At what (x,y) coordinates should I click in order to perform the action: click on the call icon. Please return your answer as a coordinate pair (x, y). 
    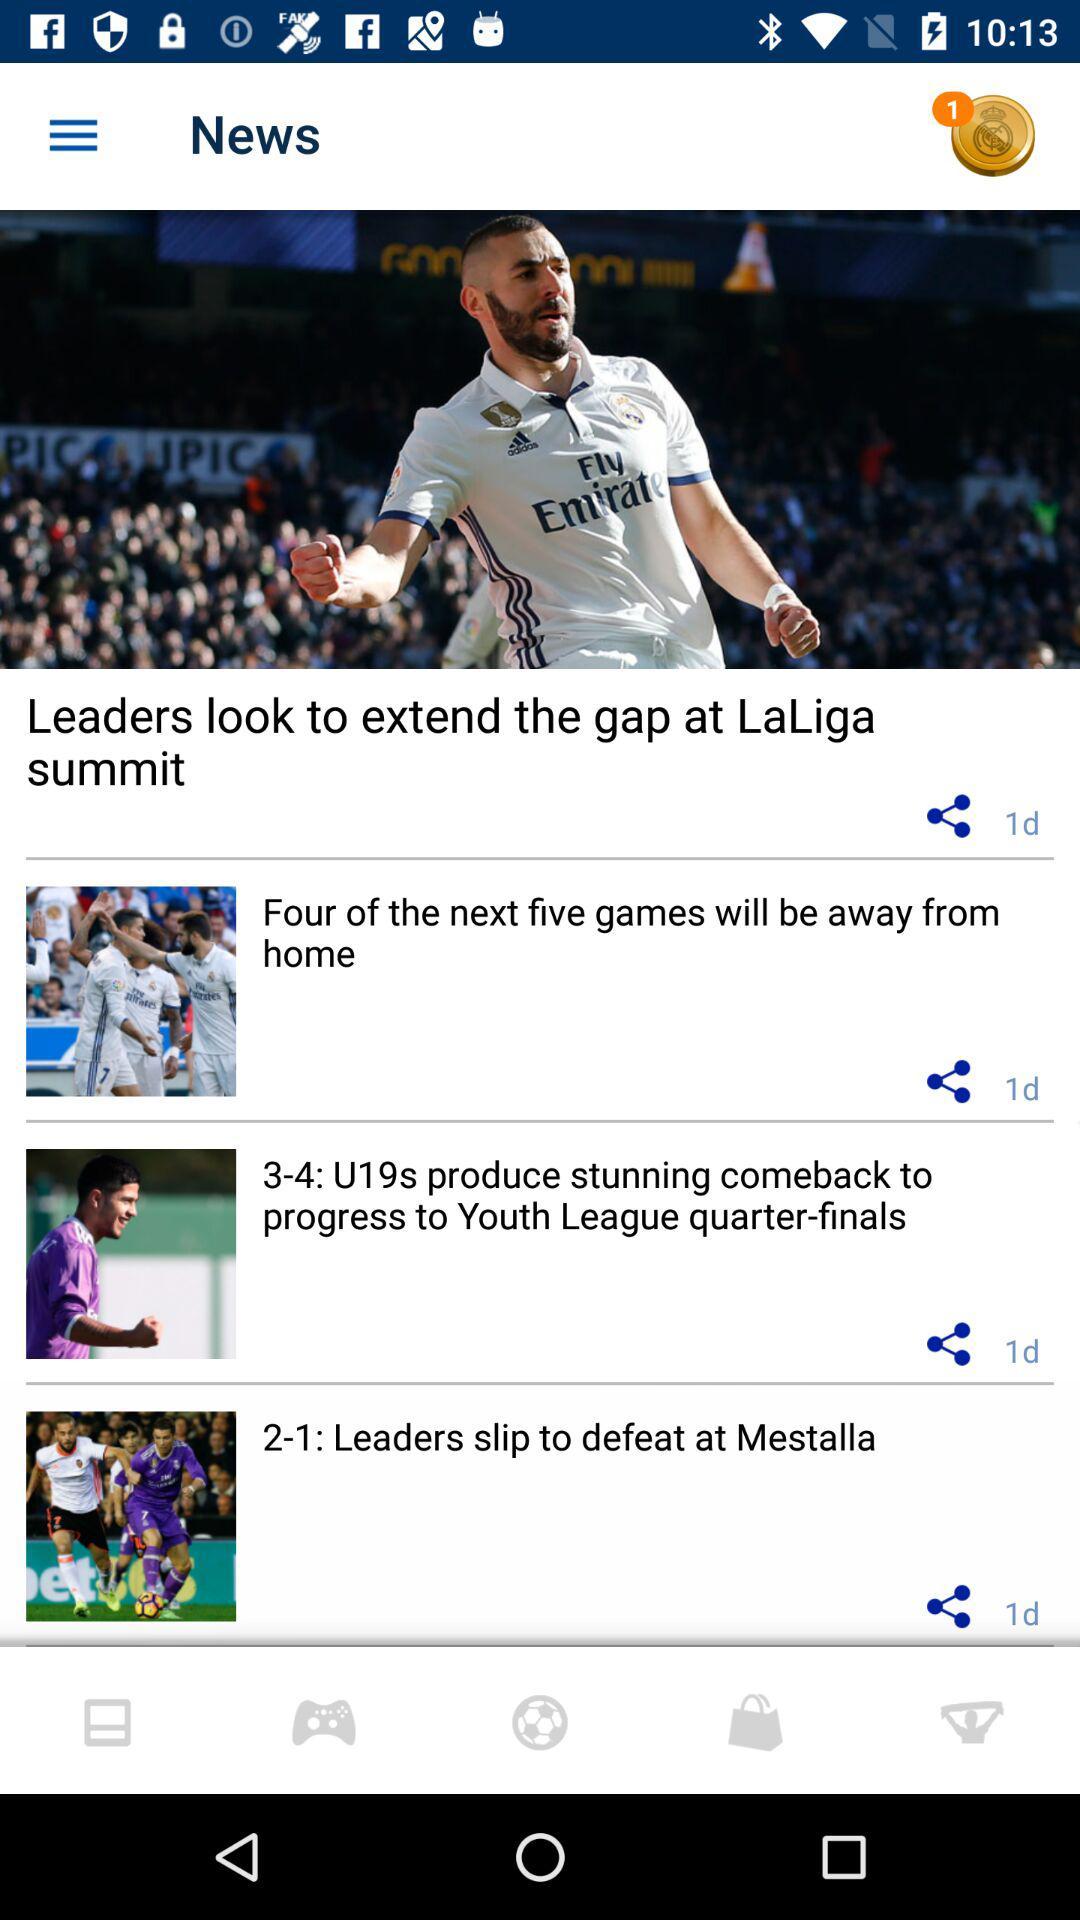
    Looking at the image, I should click on (993, 135).